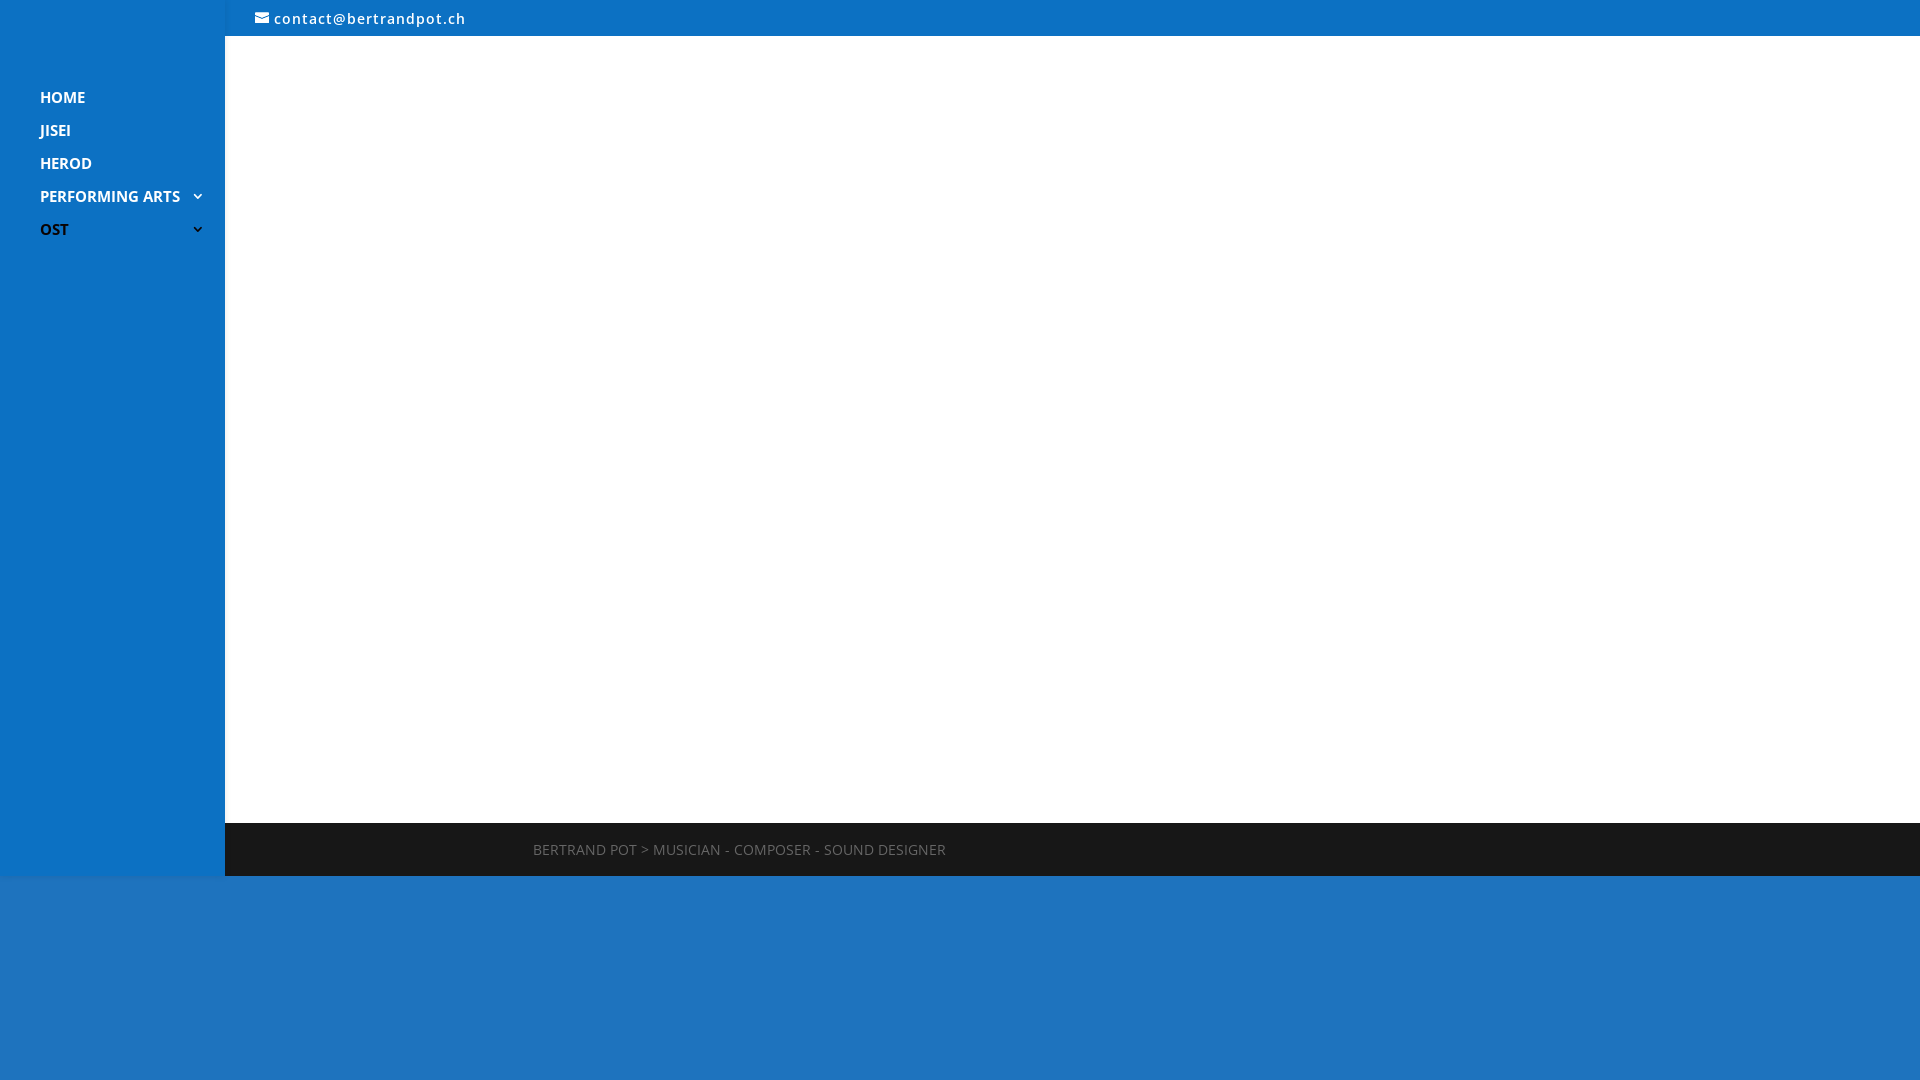 The image size is (1920, 1080). What do you see at coordinates (131, 106) in the screenshot?
I see `'HOME'` at bounding box center [131, 106].